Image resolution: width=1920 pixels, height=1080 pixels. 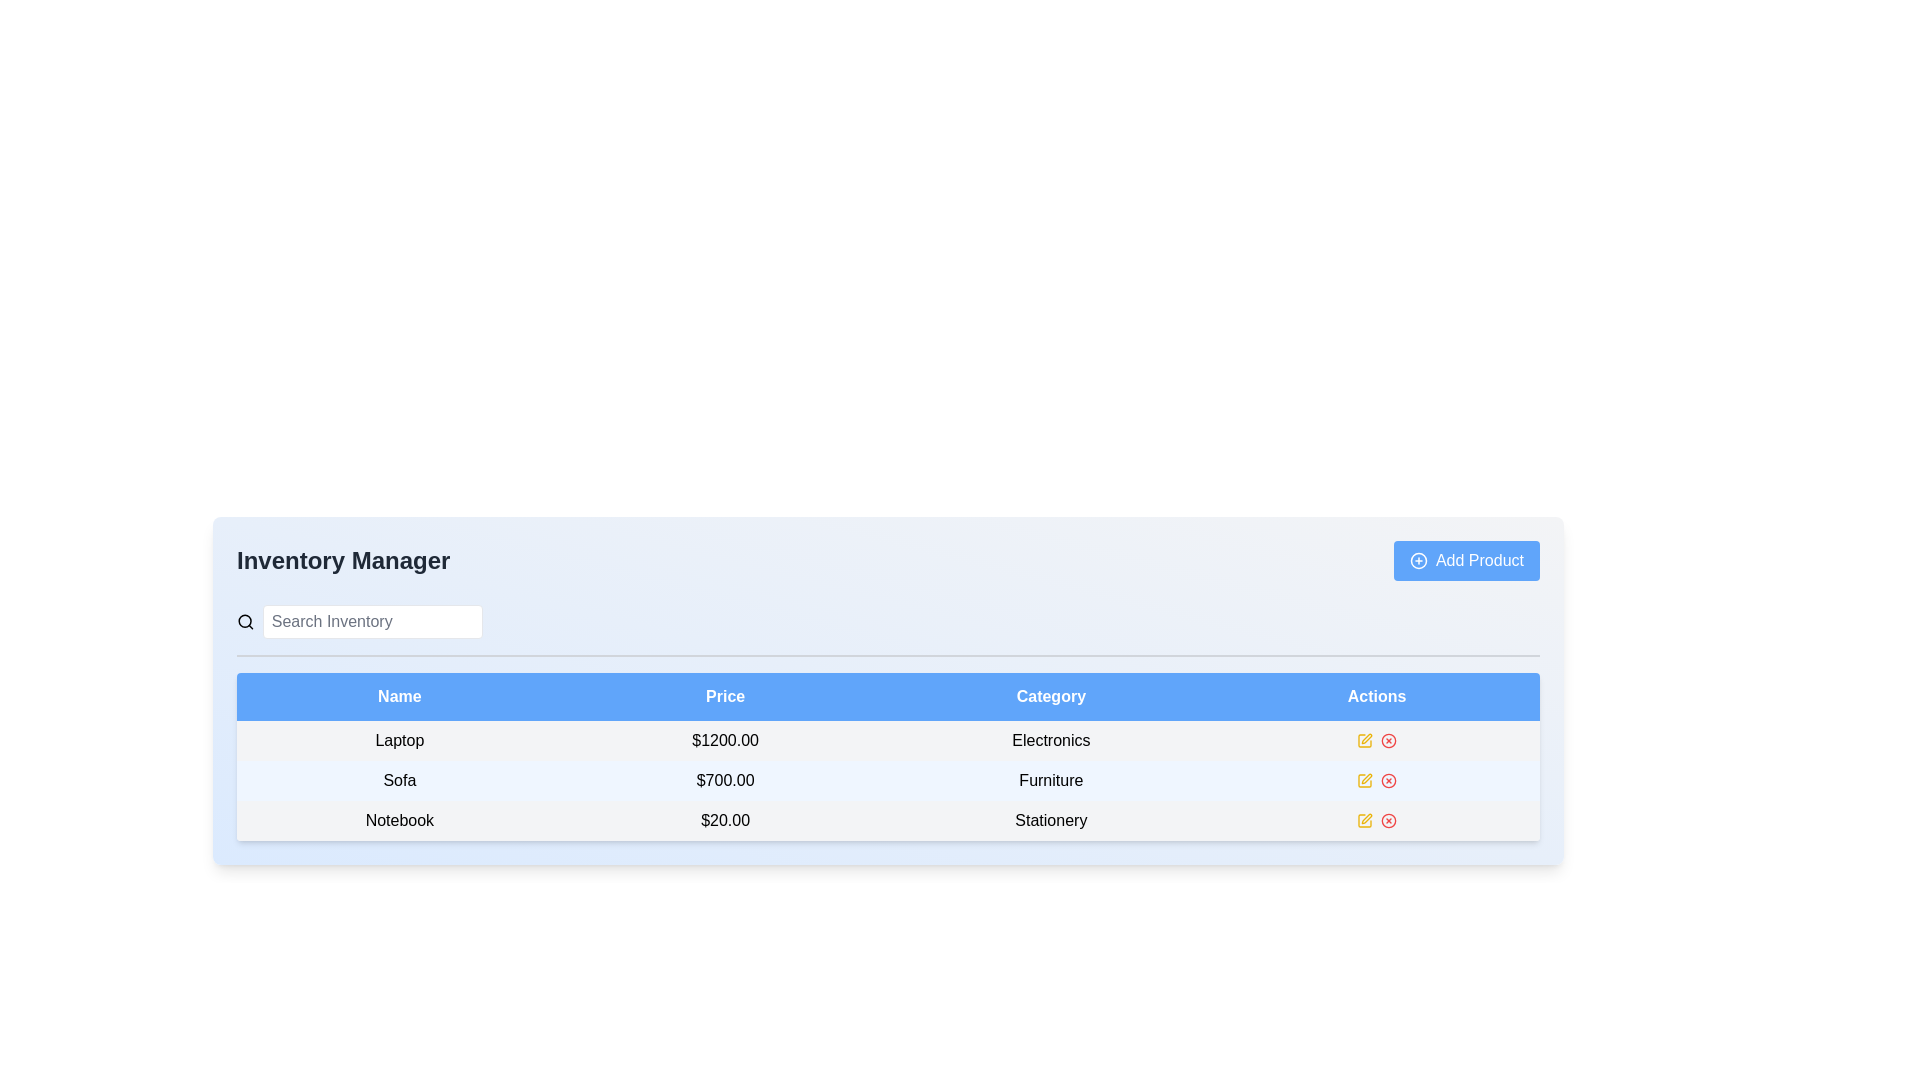 I want to click on the column data associated with the 'Name' header, so click(x=399, y=696).